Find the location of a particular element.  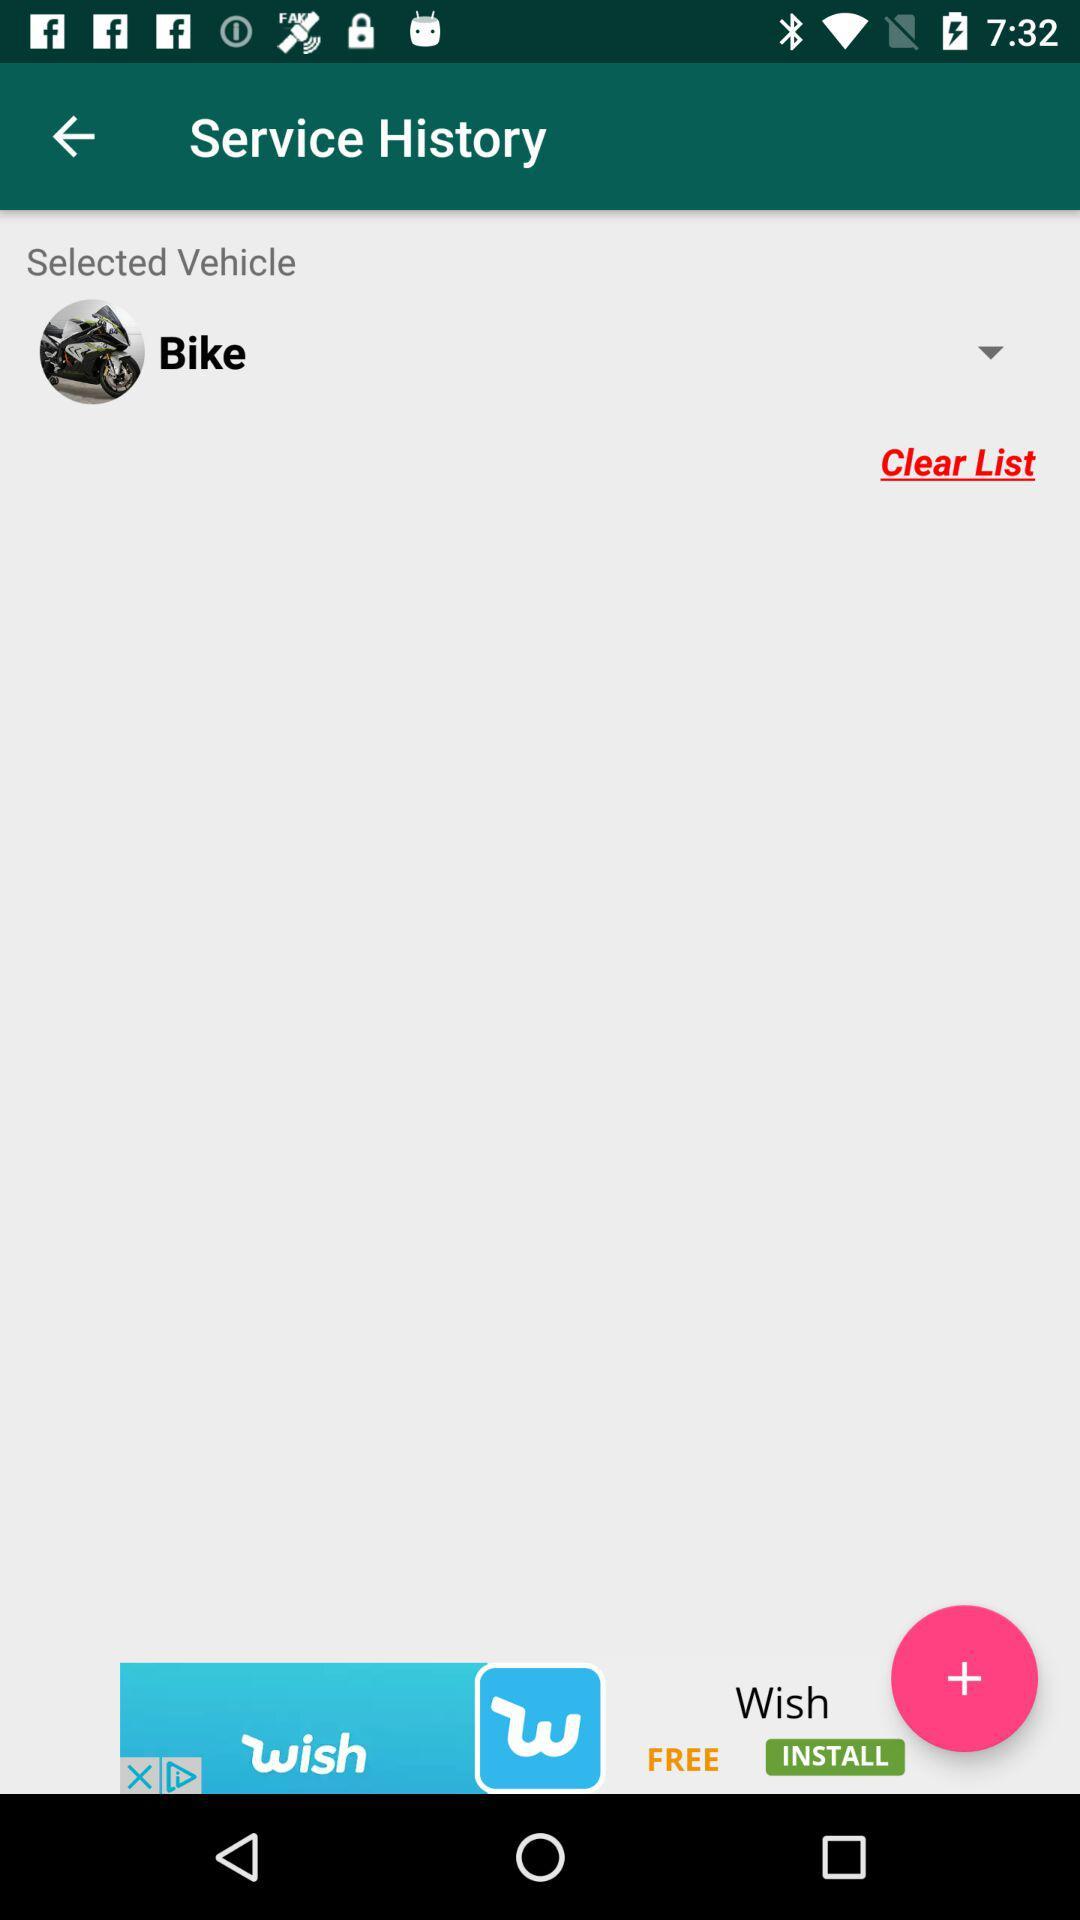

wish app advertisement is located at coordinates (540, 1727).